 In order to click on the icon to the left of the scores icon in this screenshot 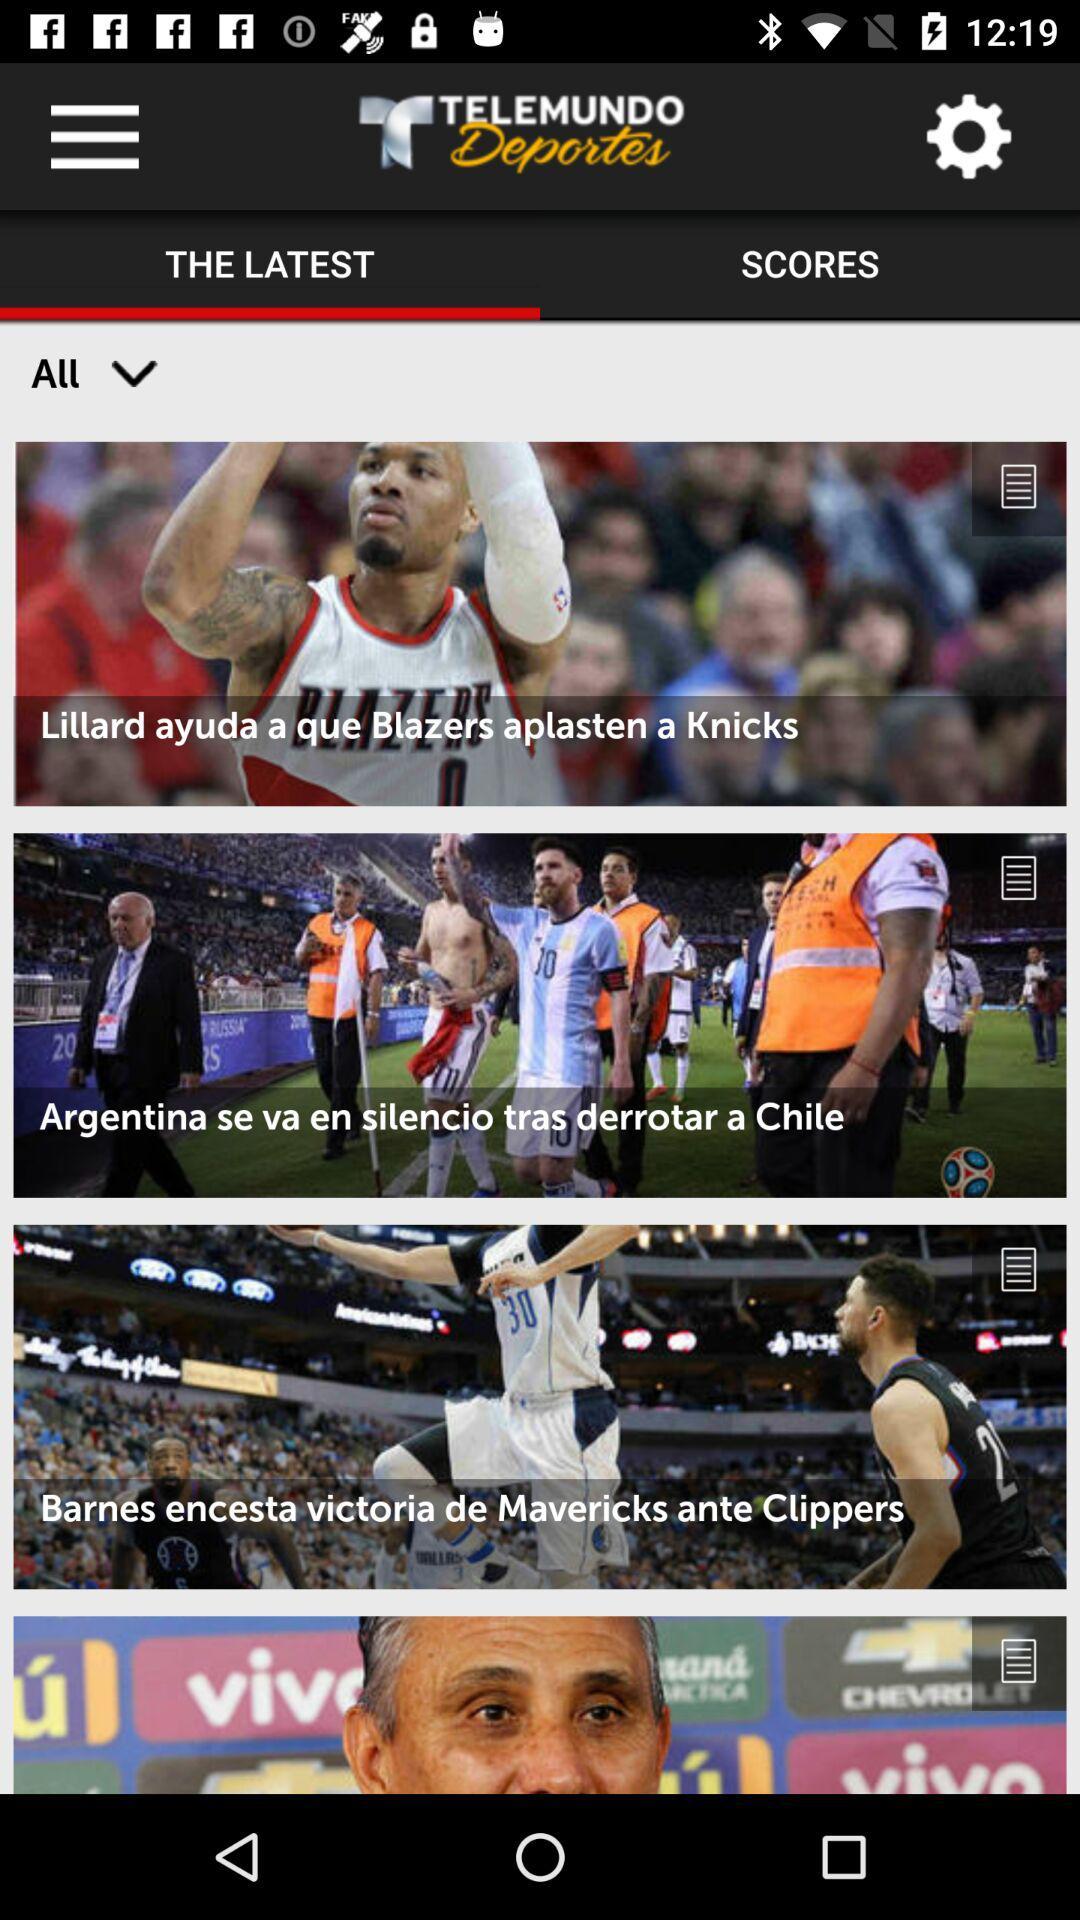, I will do `click(270, 264)`.